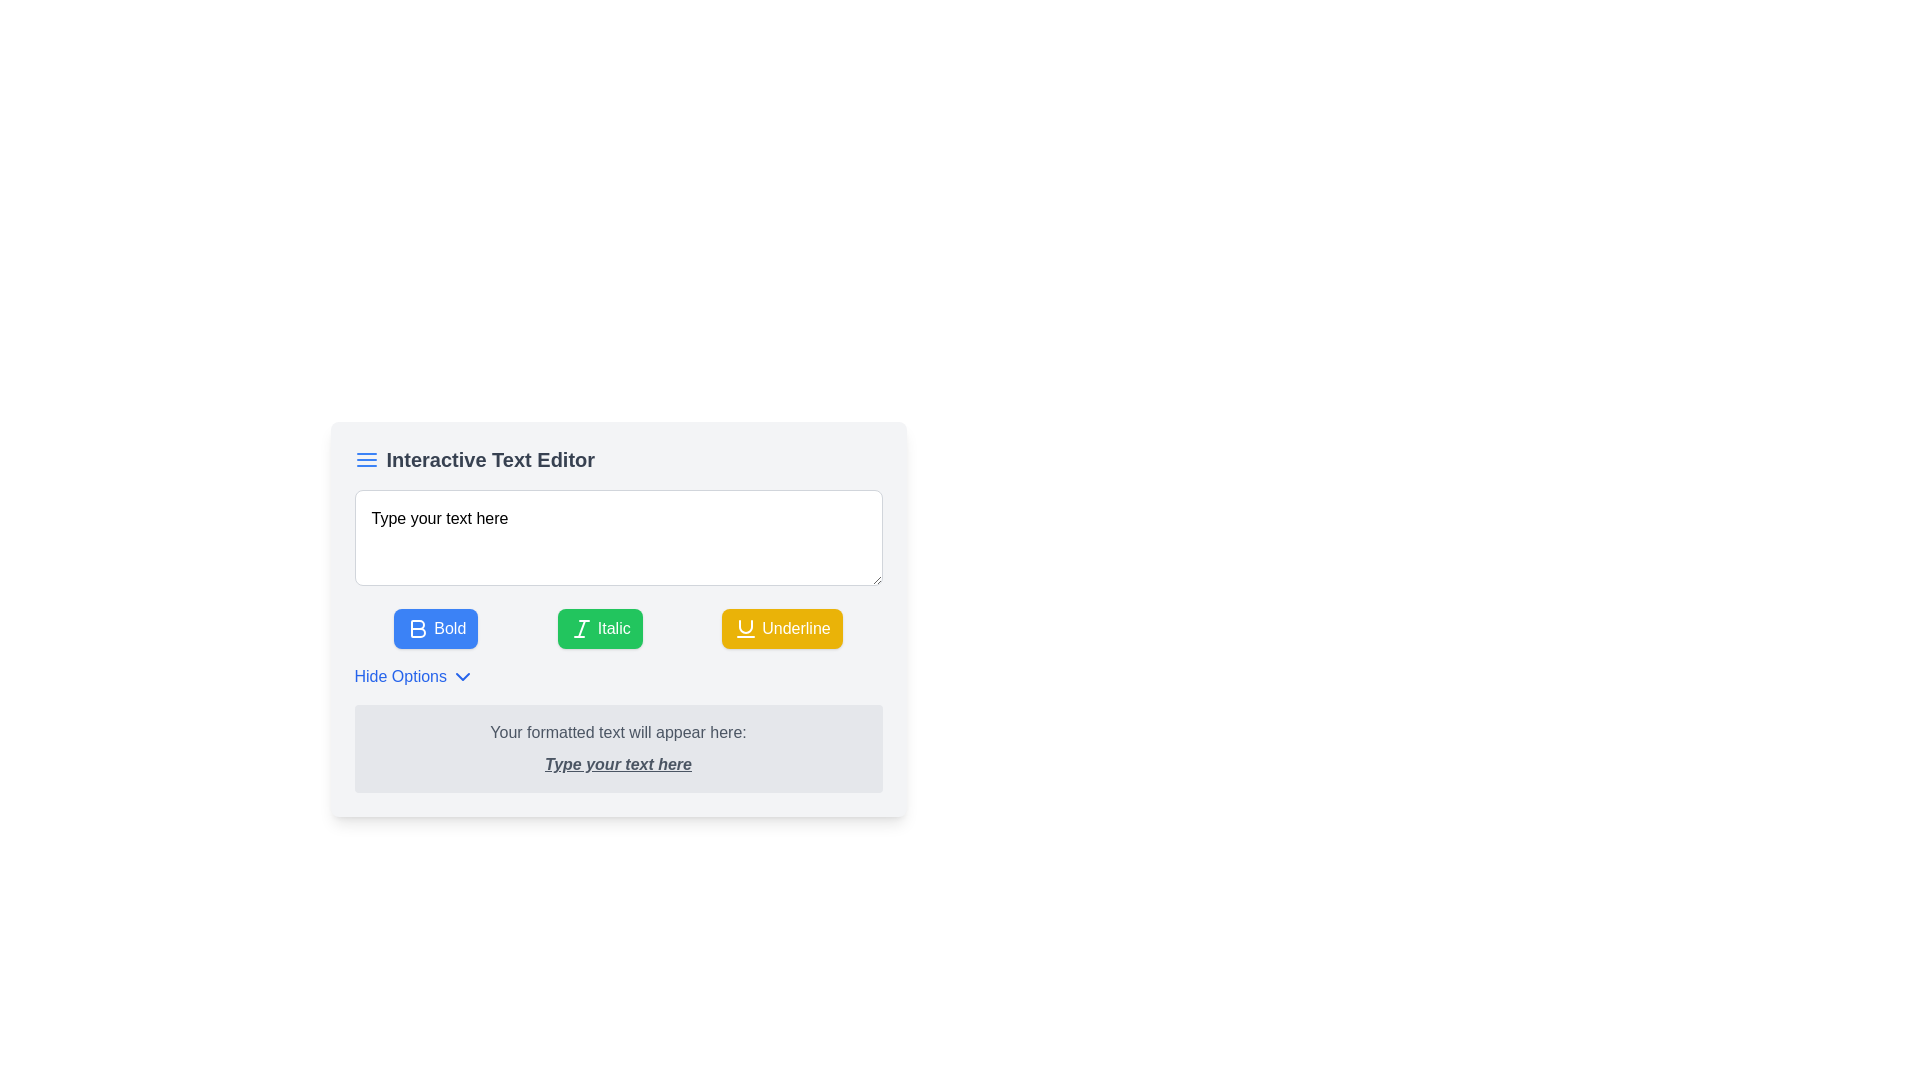  I want to click on the 'Bold' icon located to the left of the blue button labeled 'Bold' in the button group underneath the text input field, so click(417, 627).